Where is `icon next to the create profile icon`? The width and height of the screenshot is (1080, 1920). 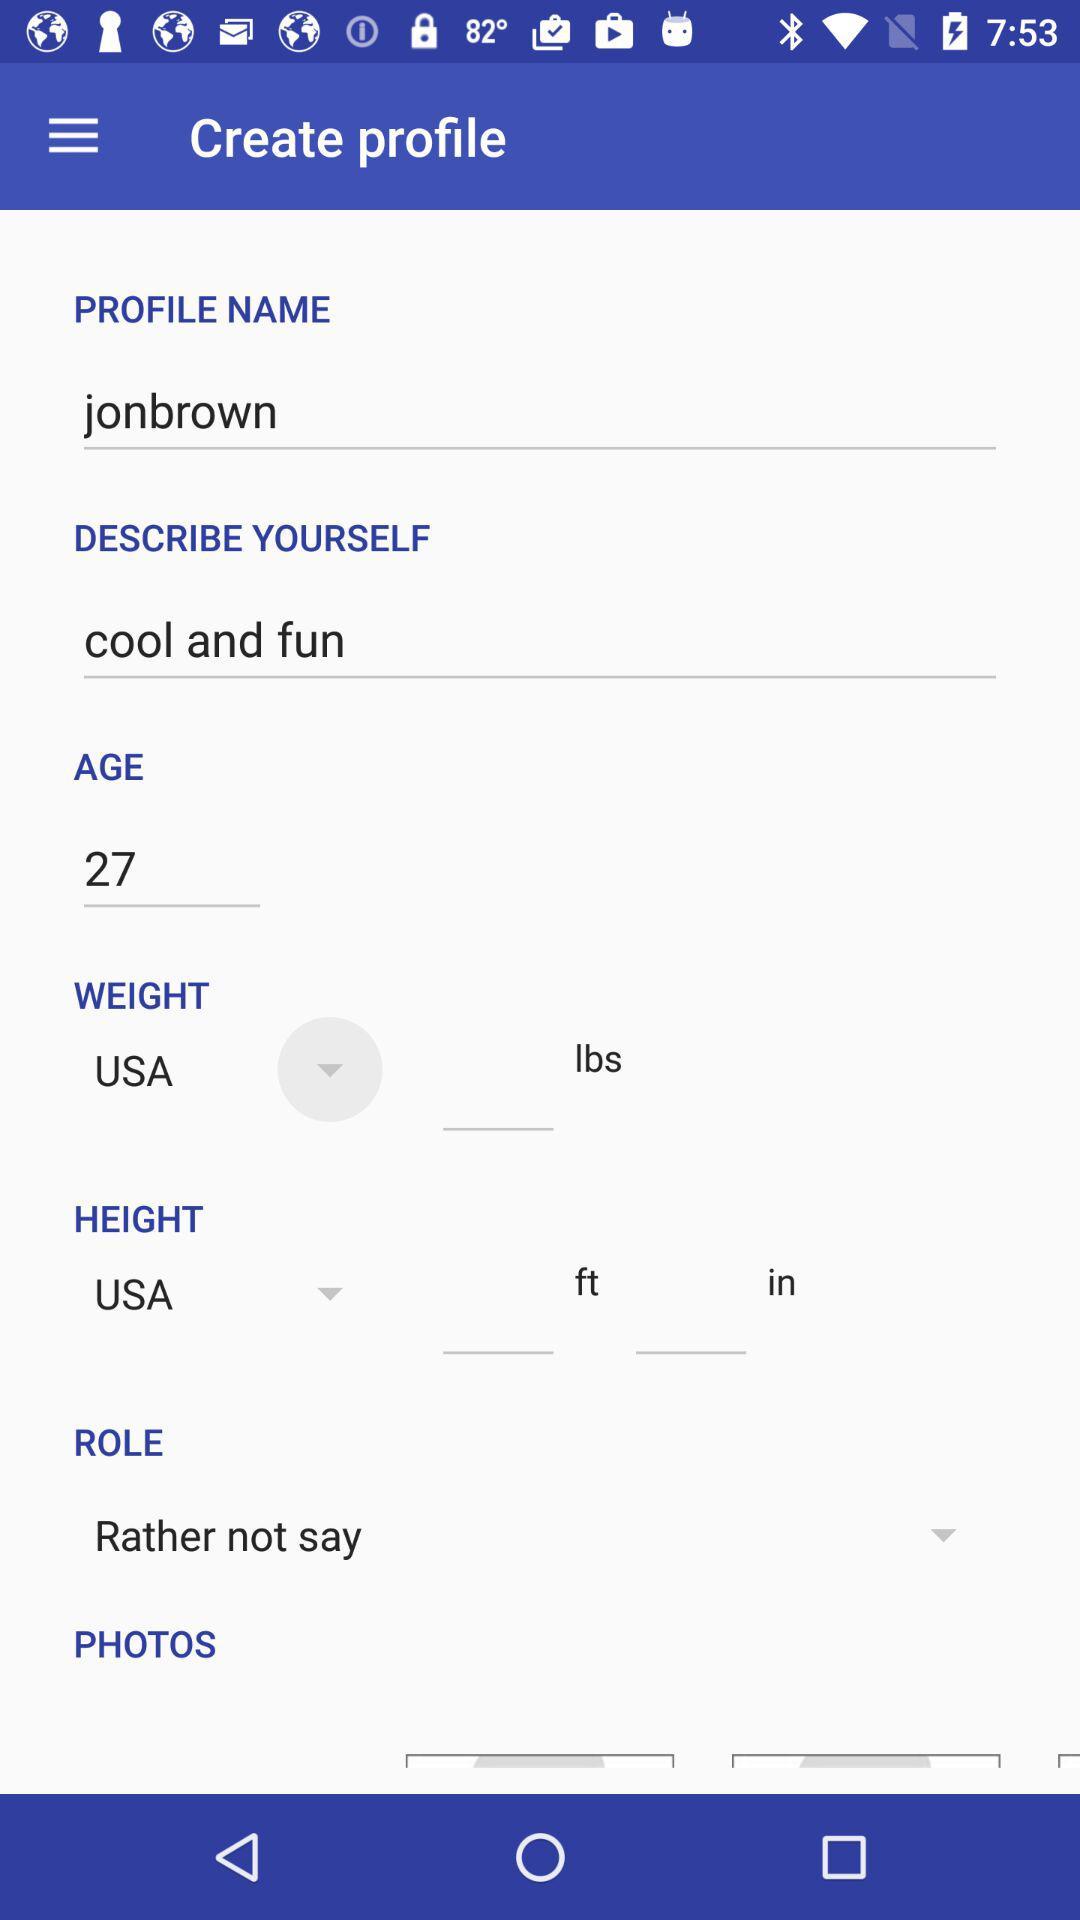 icon next to the create profile icon is located at coordinates (72, 135).